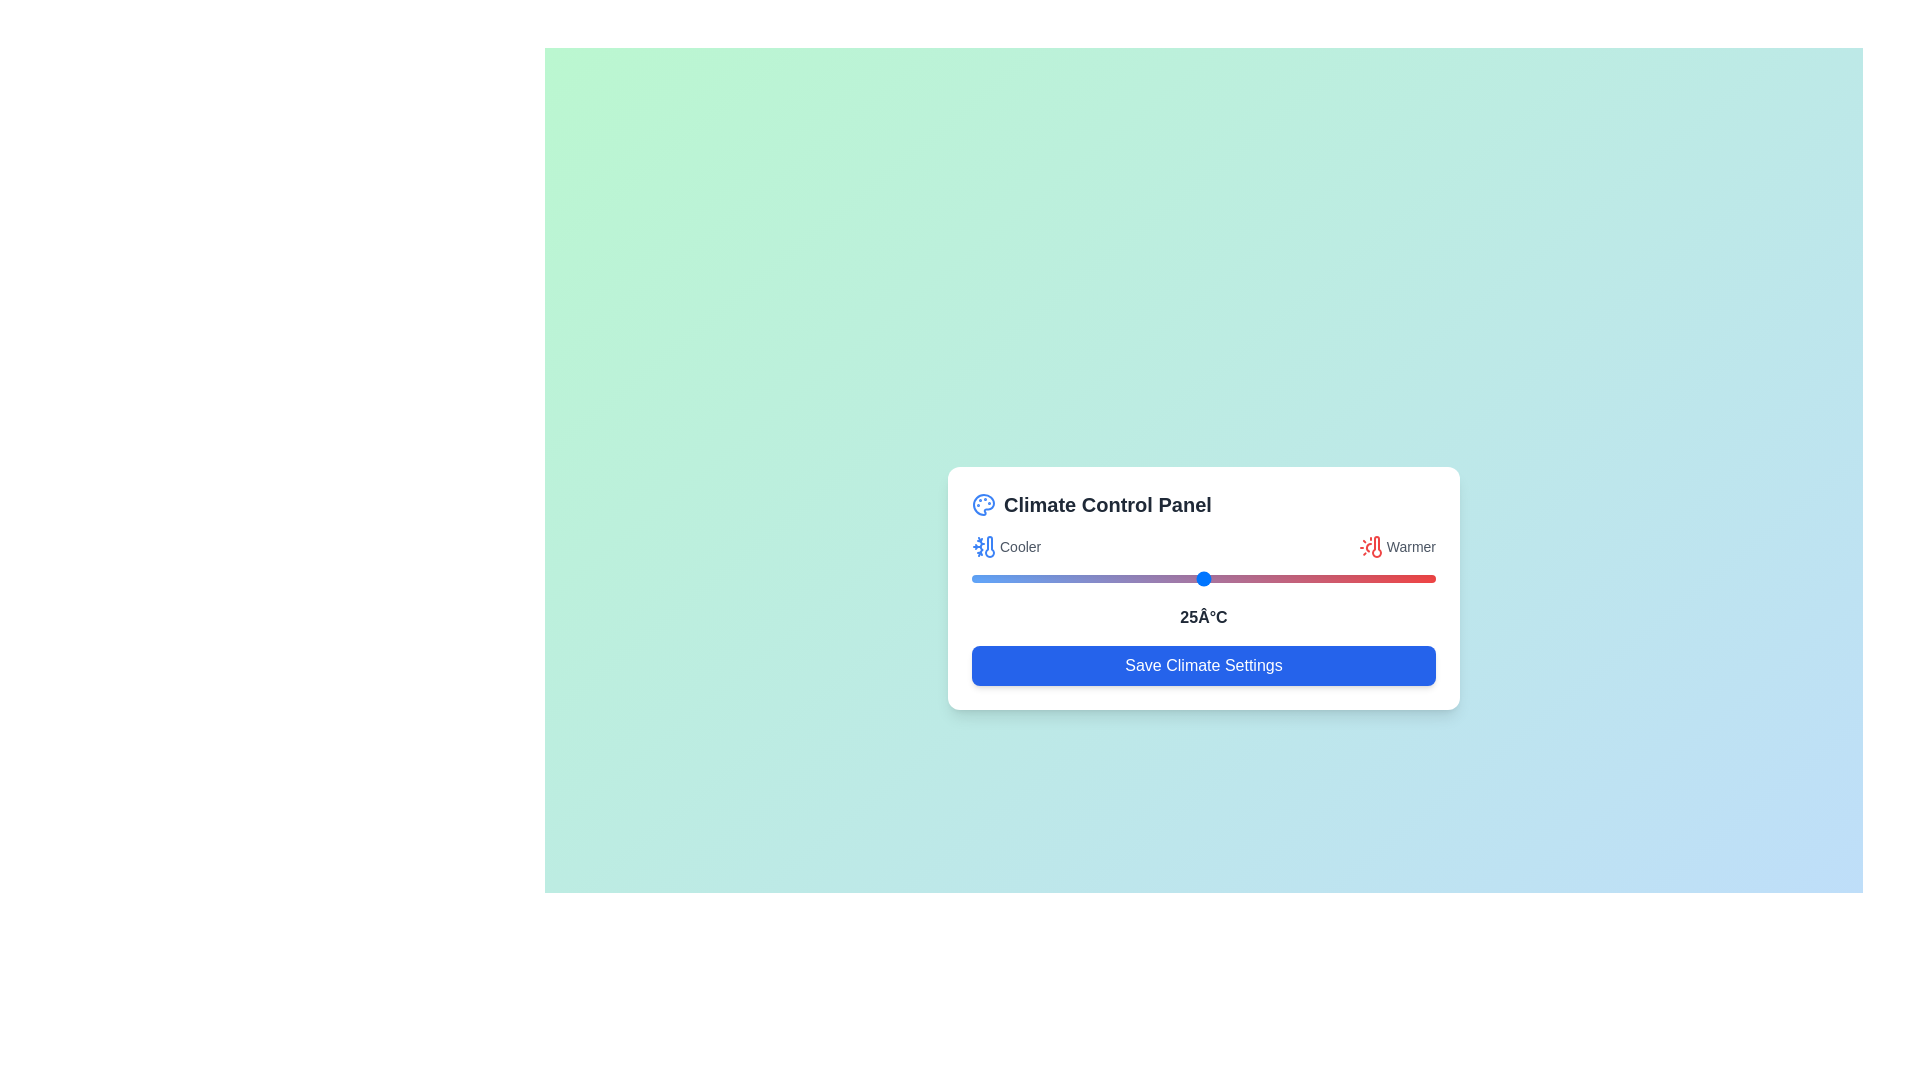 This screenshot has height=1080, width=1920. Describe the element at coordinates (1360, 578) in the screenshot. I see `the temperature slider to set the temperature to 42°C` at that location.